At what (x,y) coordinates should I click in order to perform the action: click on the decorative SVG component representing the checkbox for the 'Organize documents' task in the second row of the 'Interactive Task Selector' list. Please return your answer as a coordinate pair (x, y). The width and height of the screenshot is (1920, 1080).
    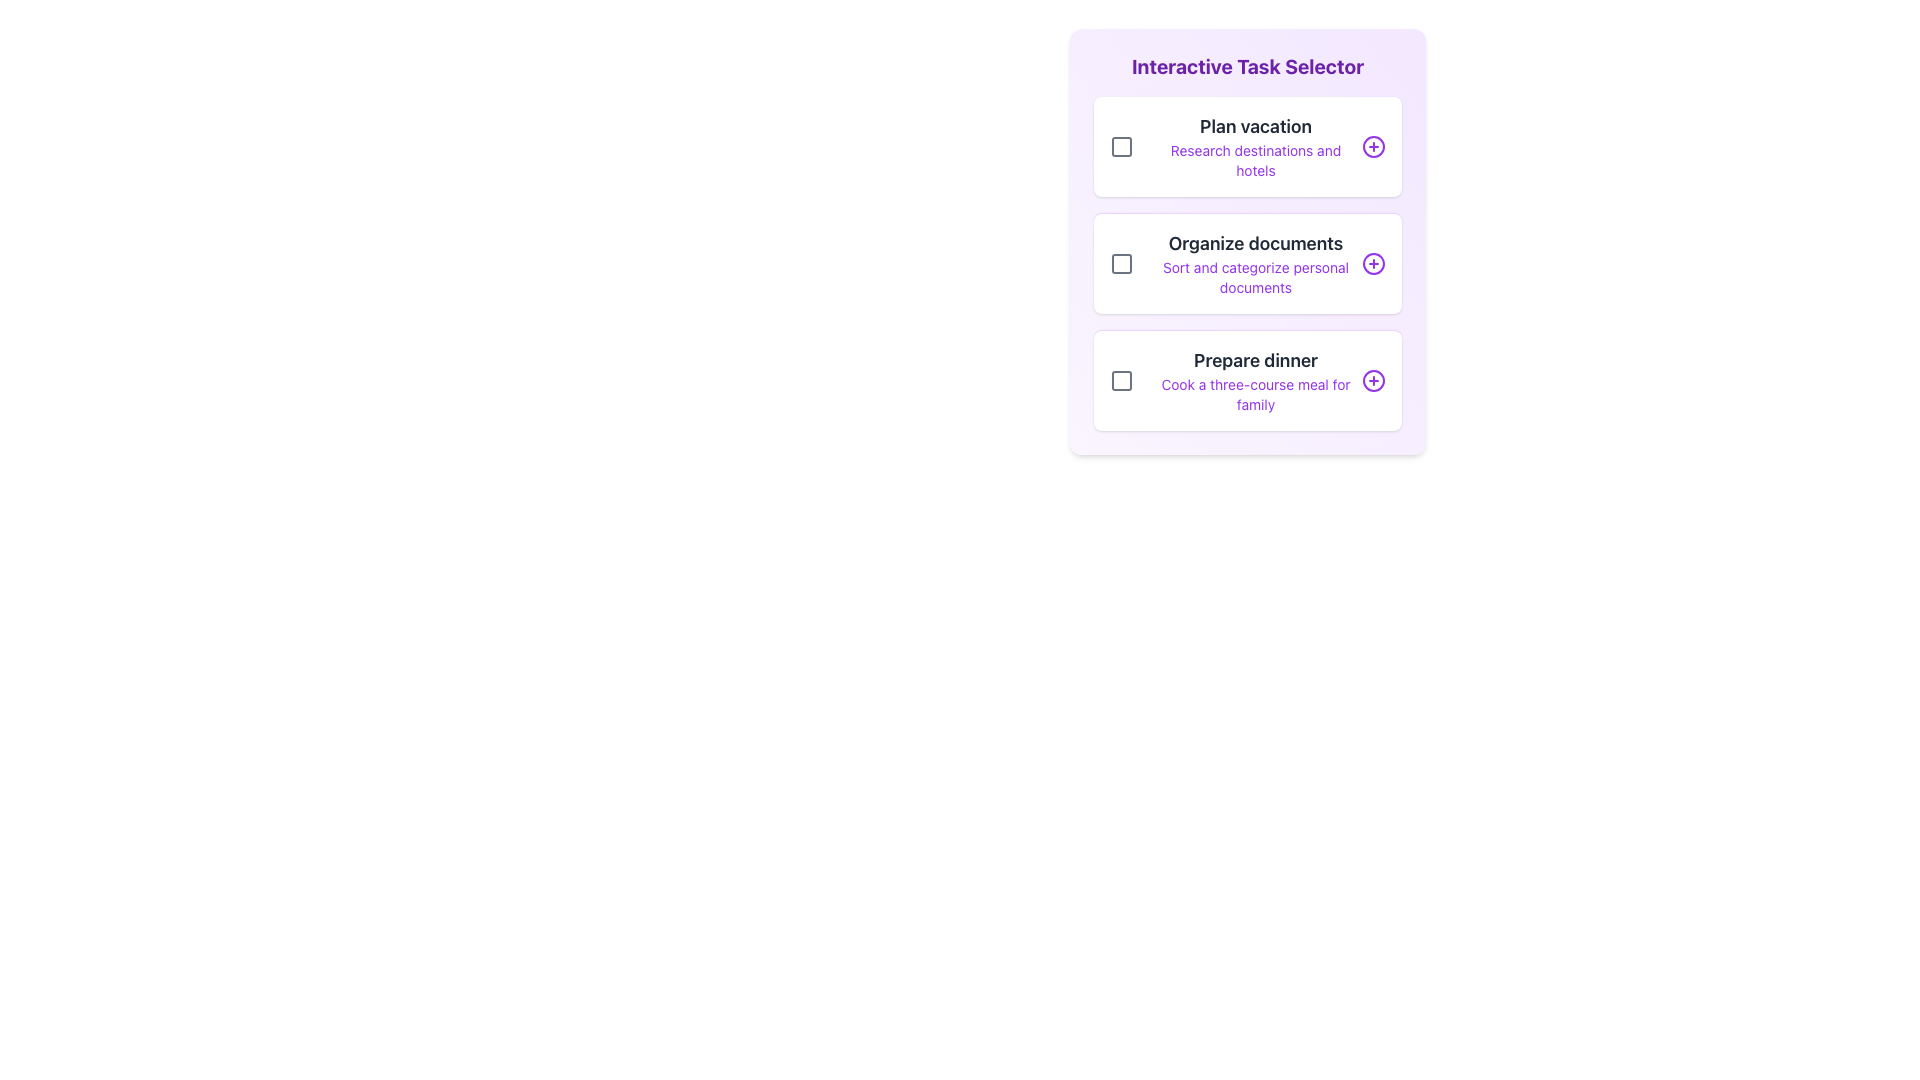
    Looking at the image, I should click on (1122, 262).